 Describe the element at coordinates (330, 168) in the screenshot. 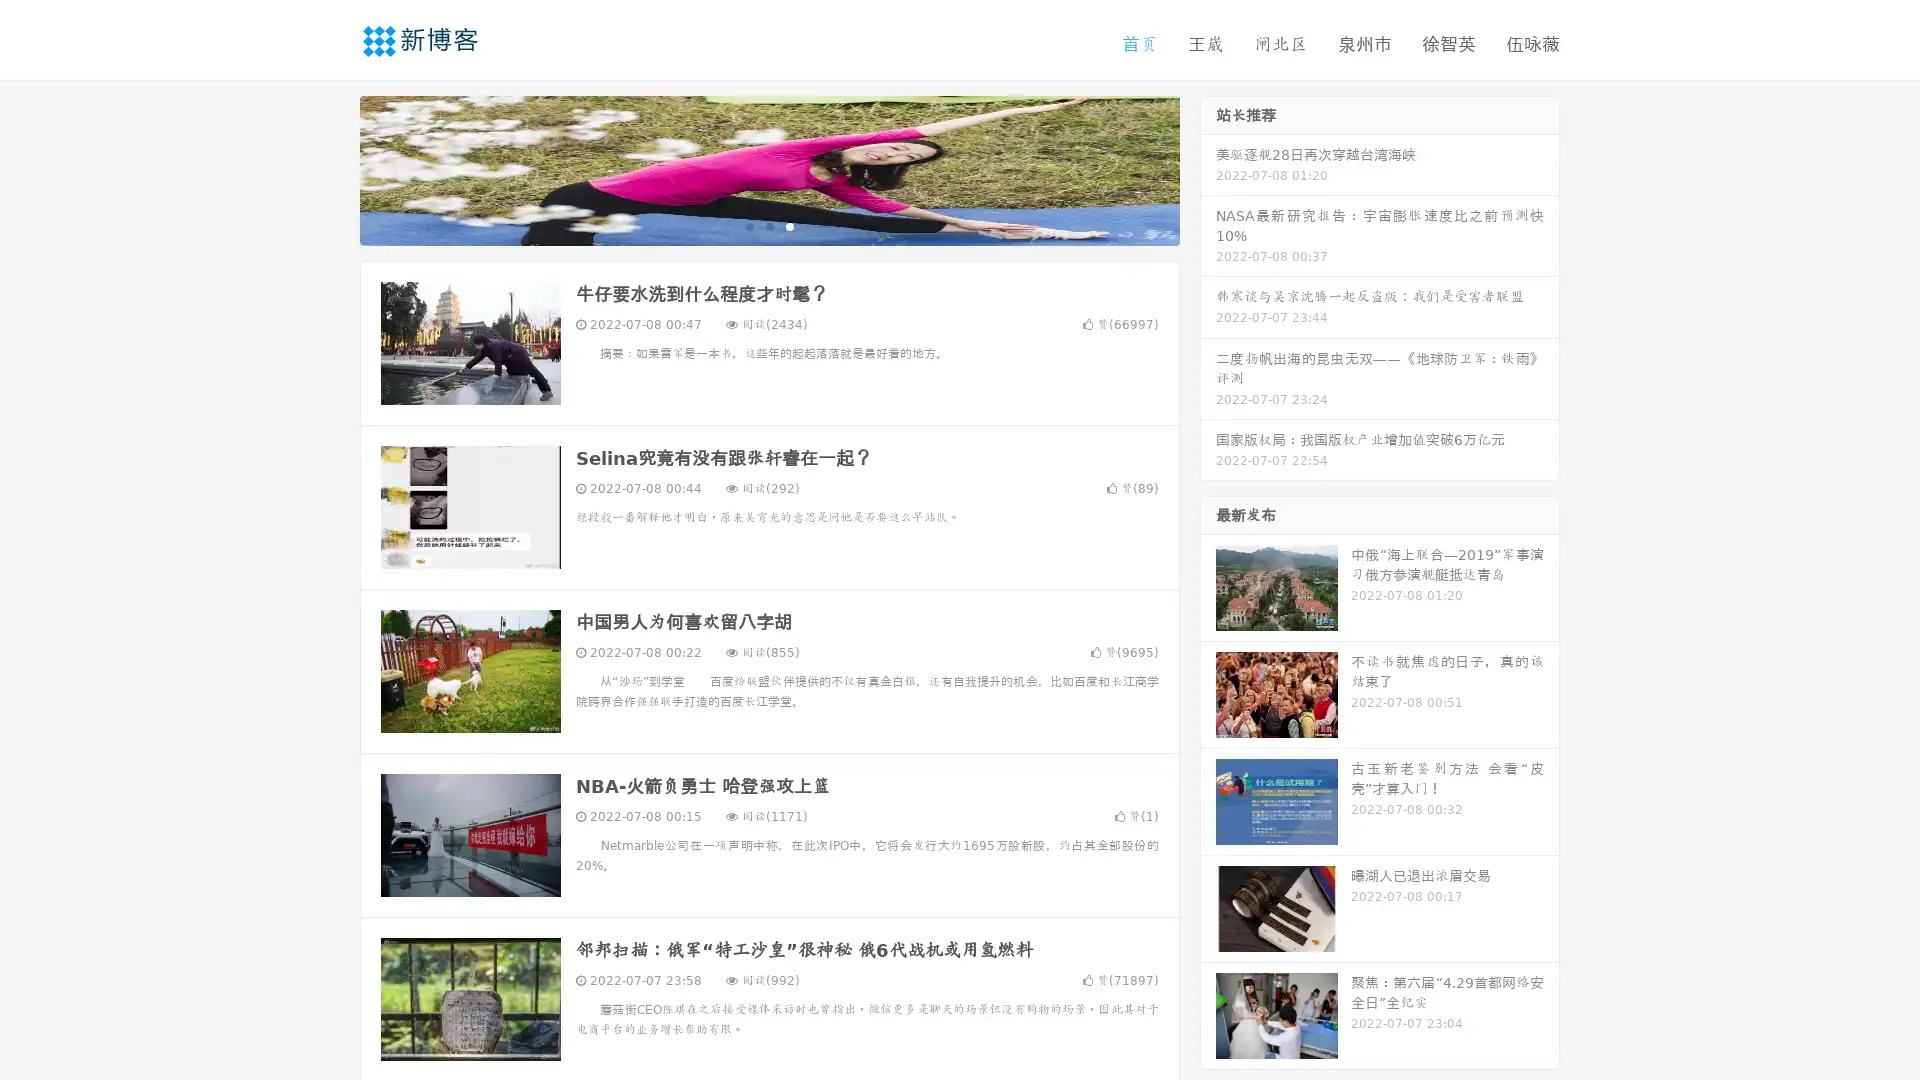

I see `Previous slide` at that location.